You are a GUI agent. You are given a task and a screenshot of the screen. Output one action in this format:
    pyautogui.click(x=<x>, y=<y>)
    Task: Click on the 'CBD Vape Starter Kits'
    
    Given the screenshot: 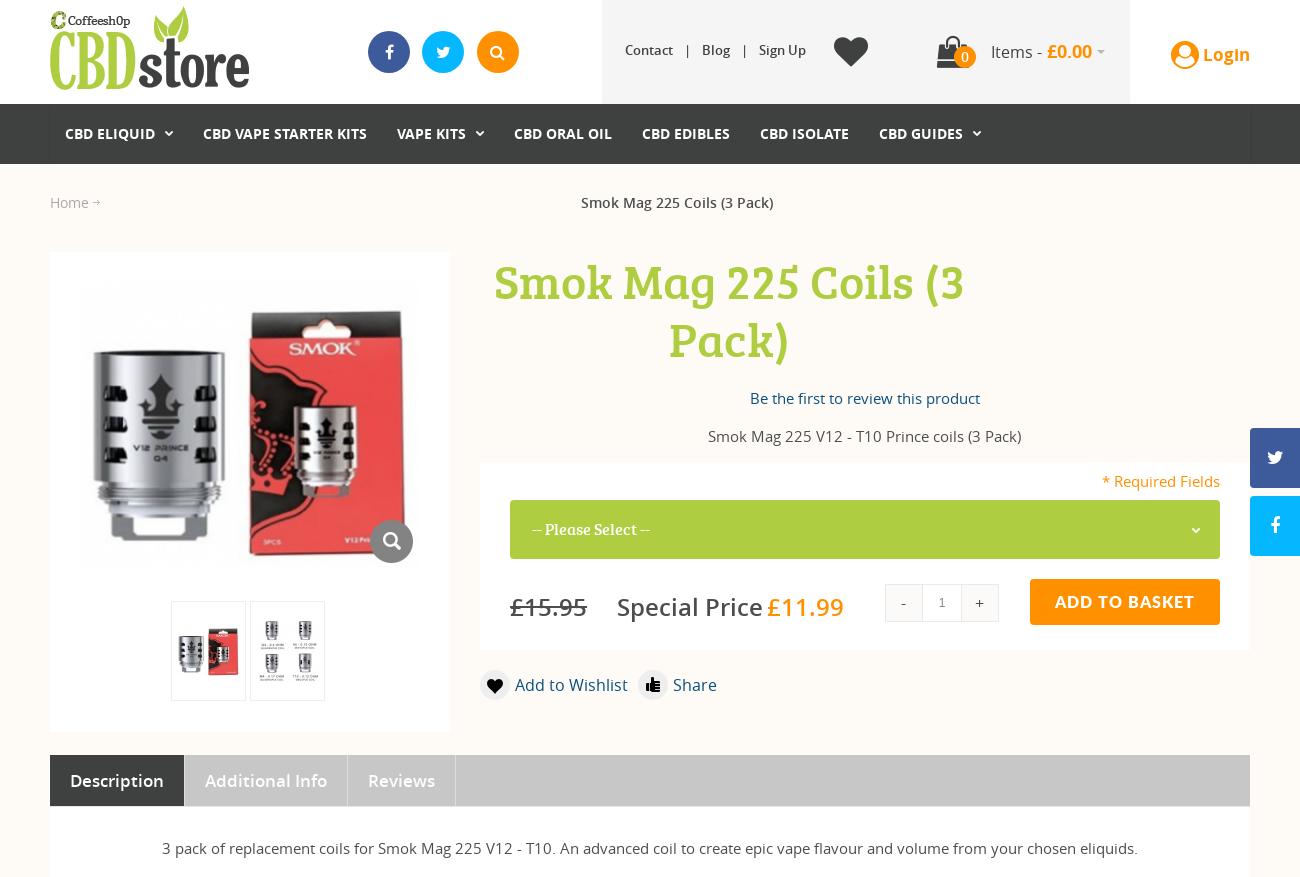 What is the action you would take?
    pyautogui.click(x=284, y=132)
    